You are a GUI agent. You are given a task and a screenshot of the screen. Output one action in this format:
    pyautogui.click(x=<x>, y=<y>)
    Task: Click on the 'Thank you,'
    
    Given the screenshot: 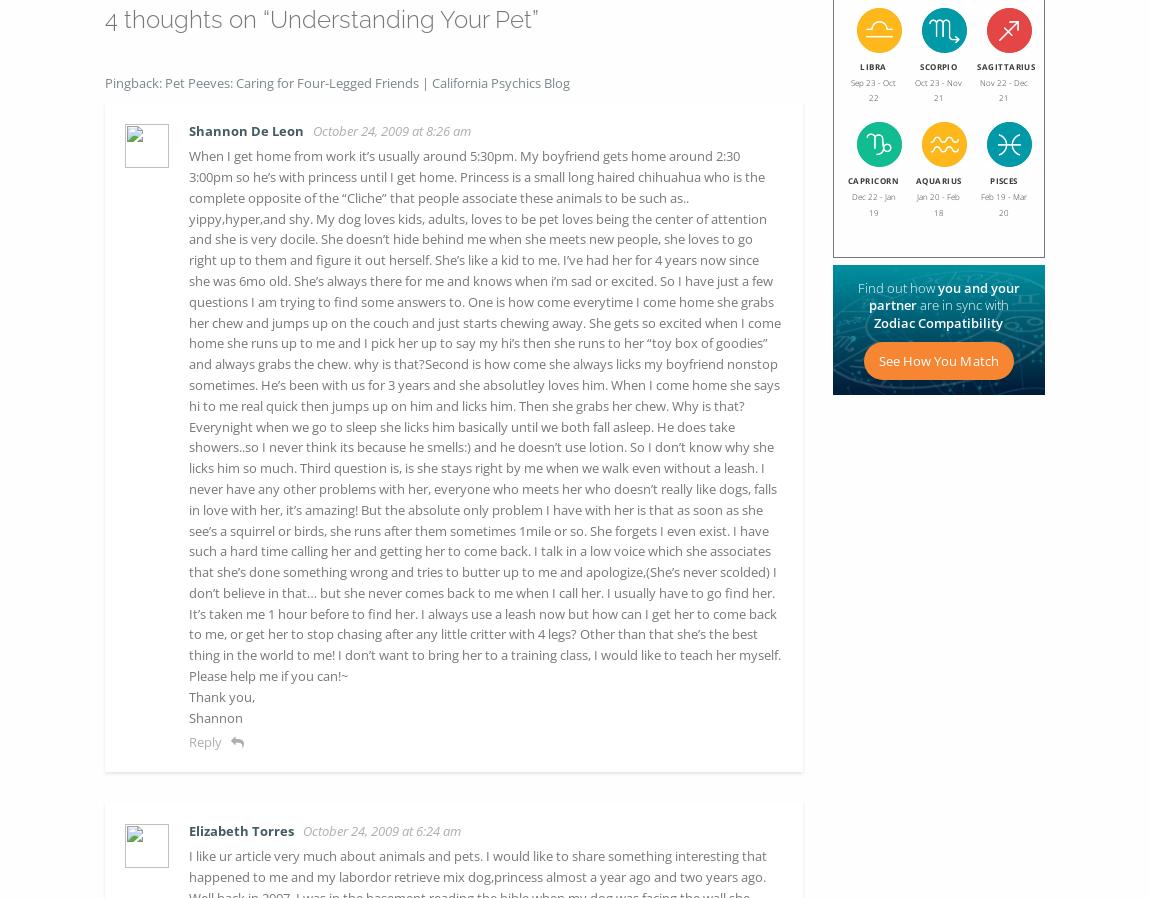 What is the action you would take?
    pyautogui.click(x=220, y=696)
    